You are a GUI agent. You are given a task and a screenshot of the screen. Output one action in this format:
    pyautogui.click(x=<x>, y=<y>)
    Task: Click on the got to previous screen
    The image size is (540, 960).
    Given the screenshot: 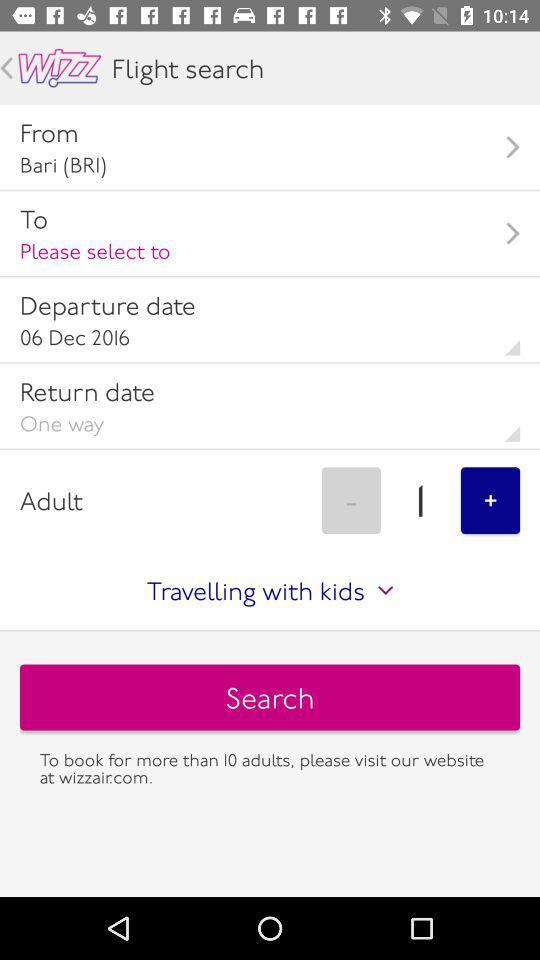 What is the action you would take?
    pyautogui.click(x=5, y=68)
    